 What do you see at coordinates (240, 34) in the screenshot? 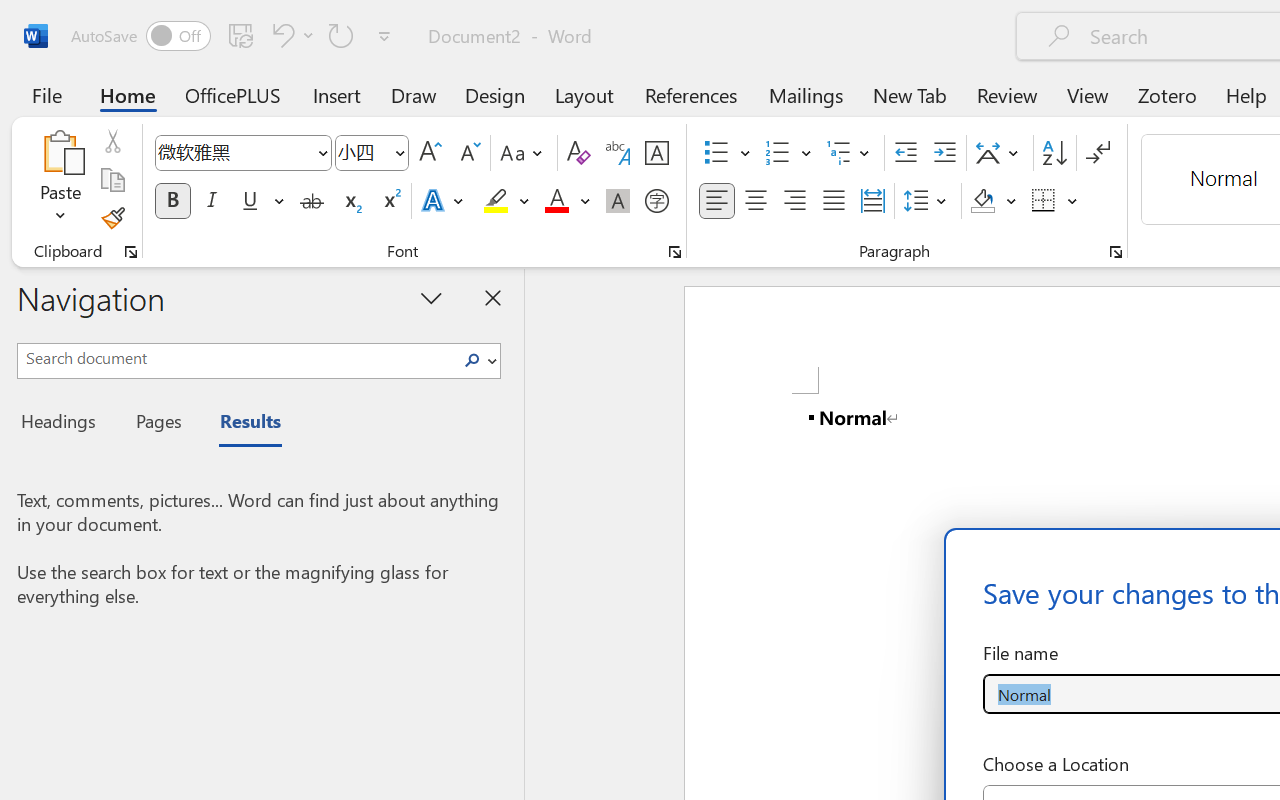
I see `'Save'` at bounding box center [240, 34].